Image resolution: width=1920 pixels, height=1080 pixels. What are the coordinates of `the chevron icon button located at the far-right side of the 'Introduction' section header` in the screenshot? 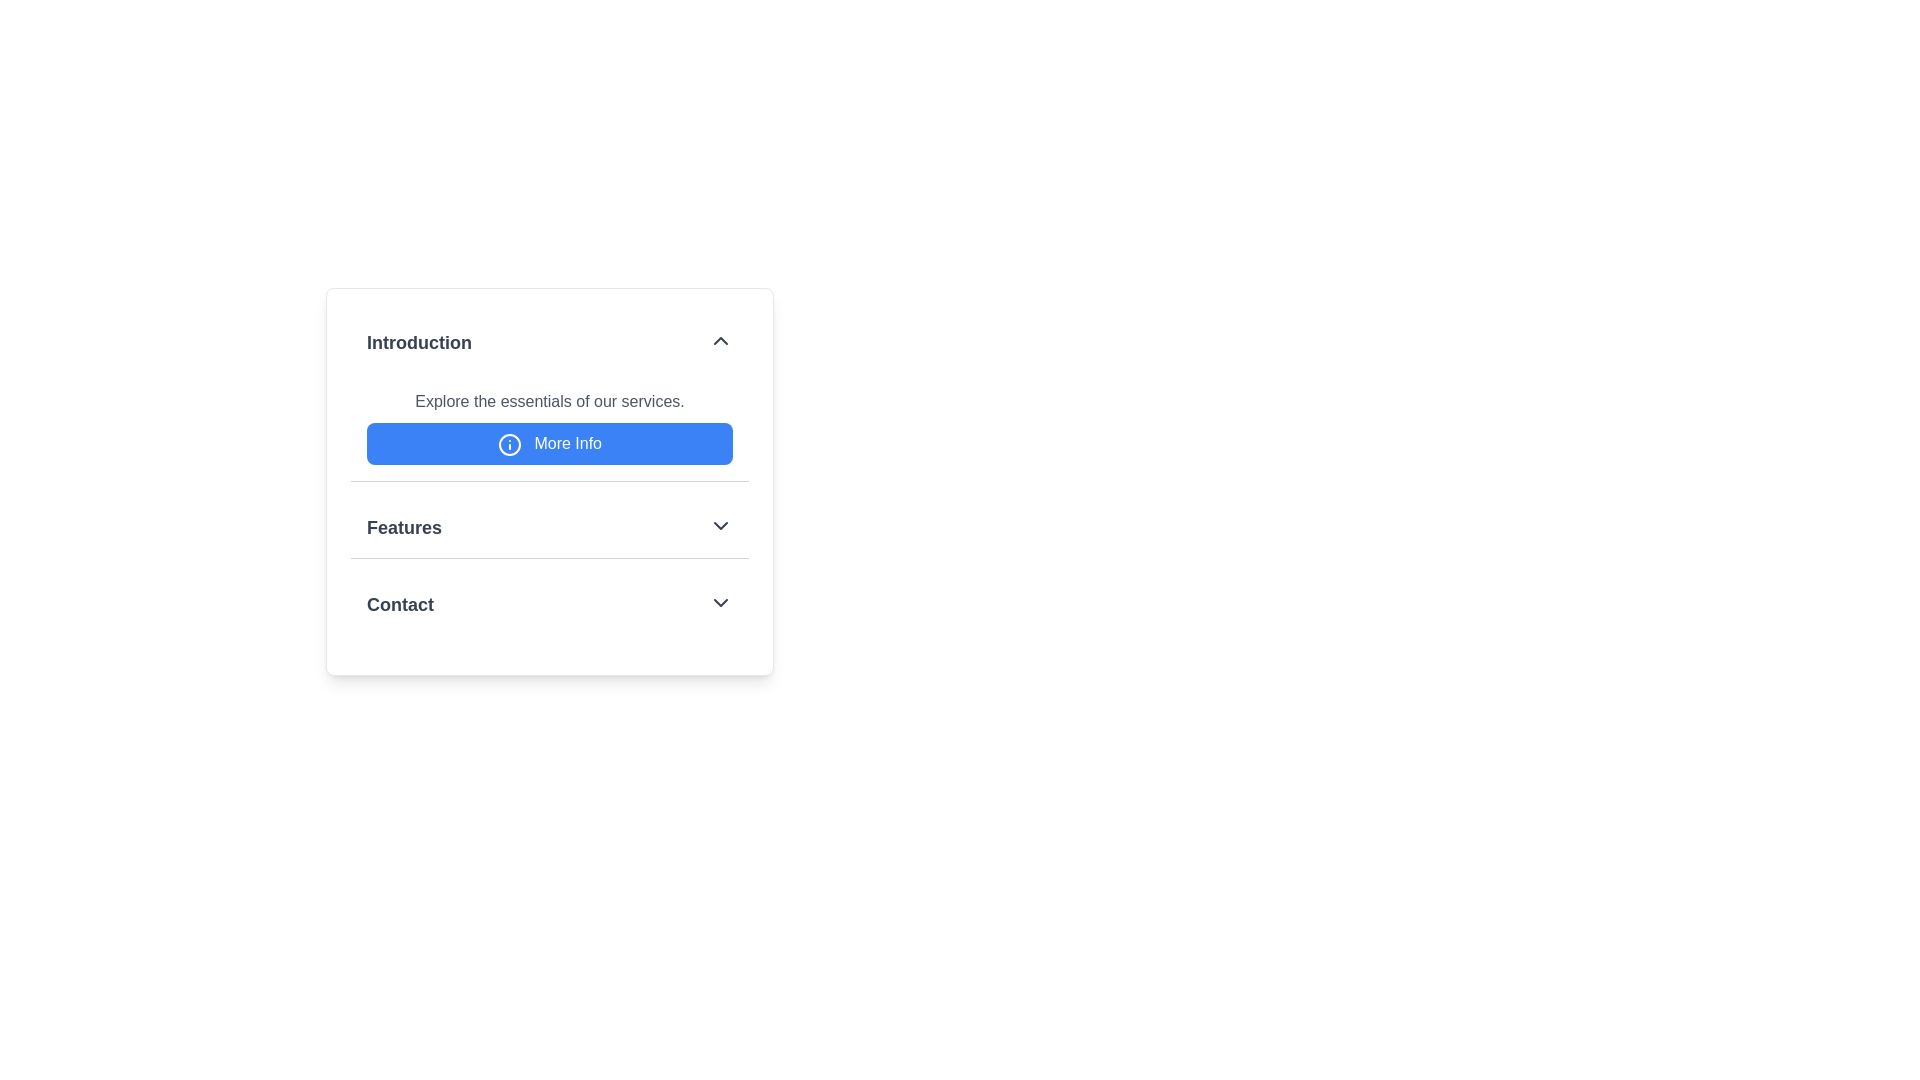 It's located at (720, 339).